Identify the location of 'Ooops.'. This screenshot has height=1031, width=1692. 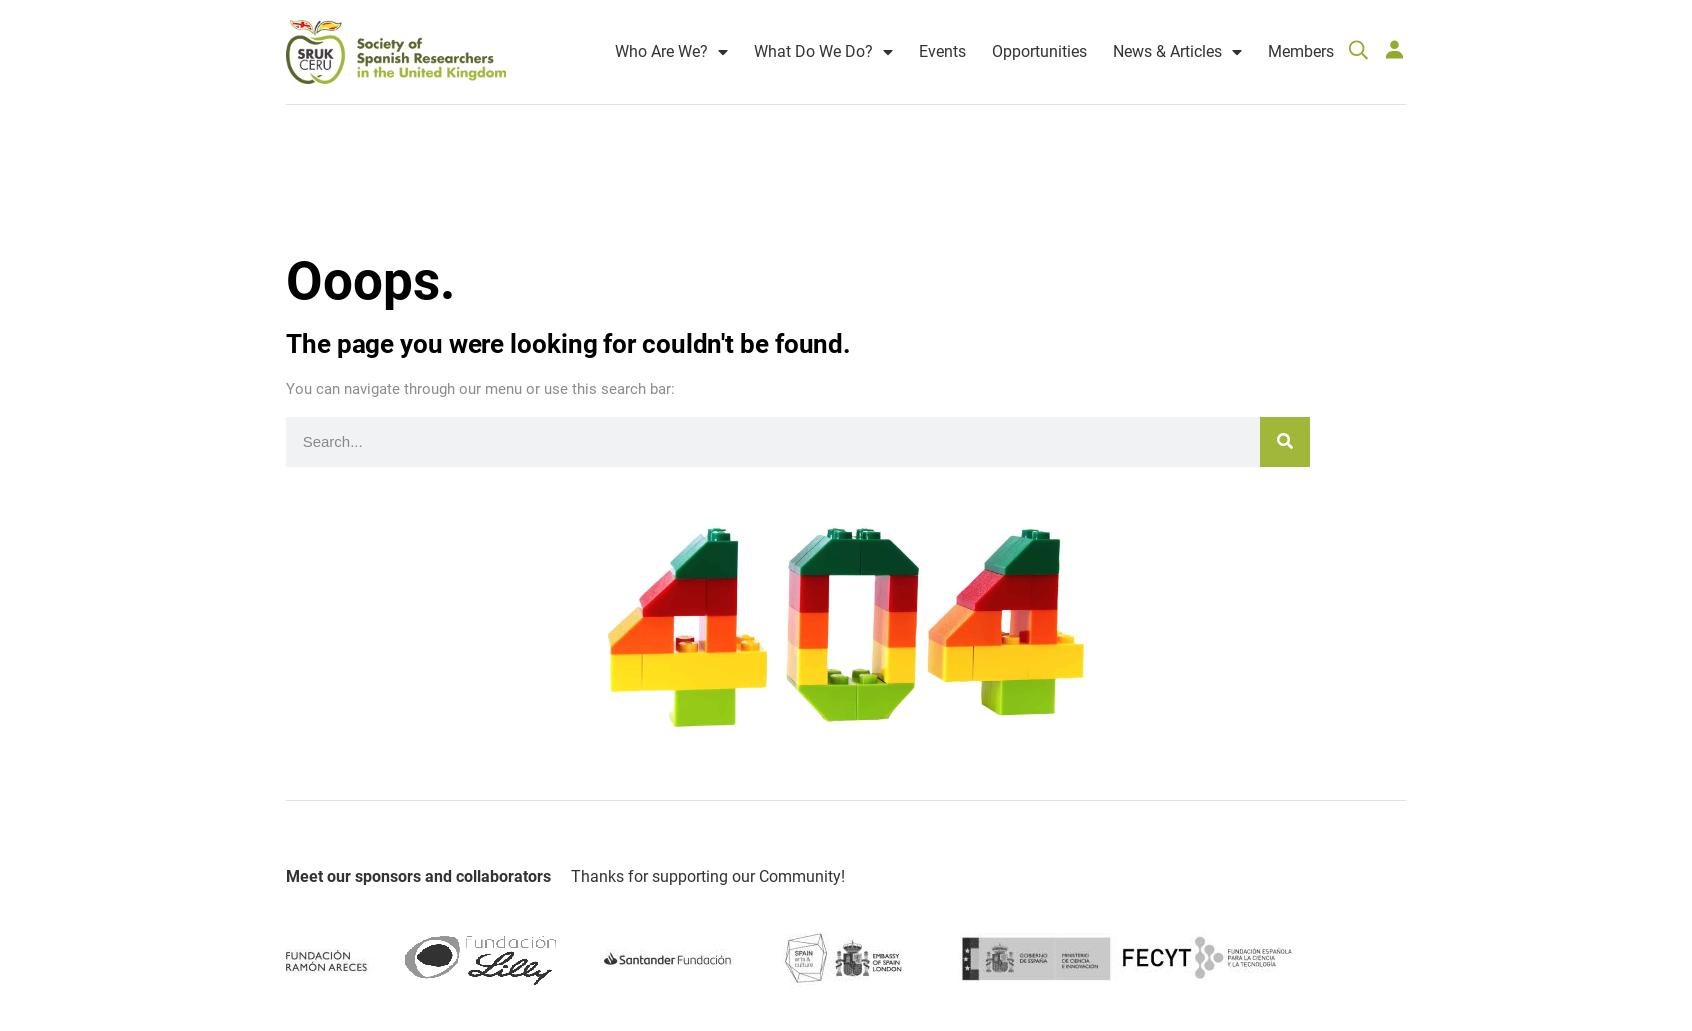
(284, 264).